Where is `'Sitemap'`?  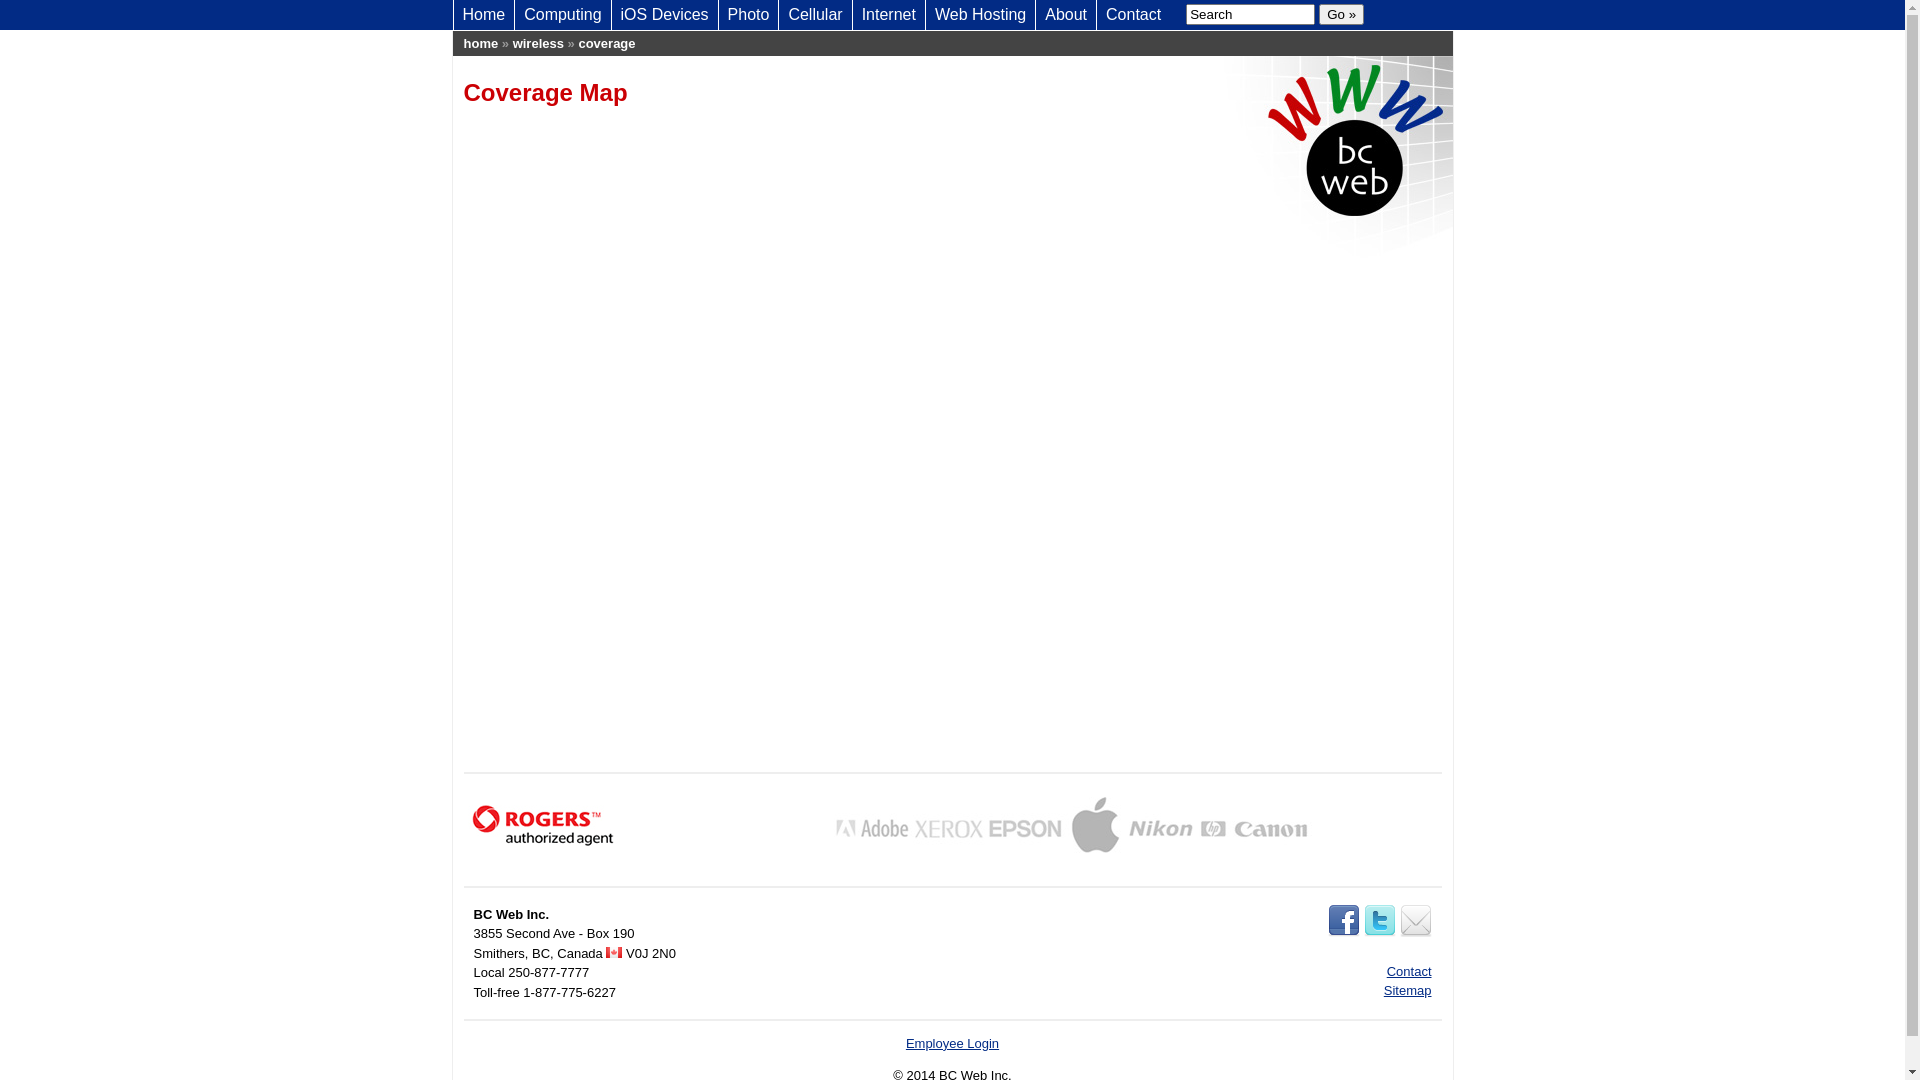 'Sitemap' is located at coordinates (1406, 990).